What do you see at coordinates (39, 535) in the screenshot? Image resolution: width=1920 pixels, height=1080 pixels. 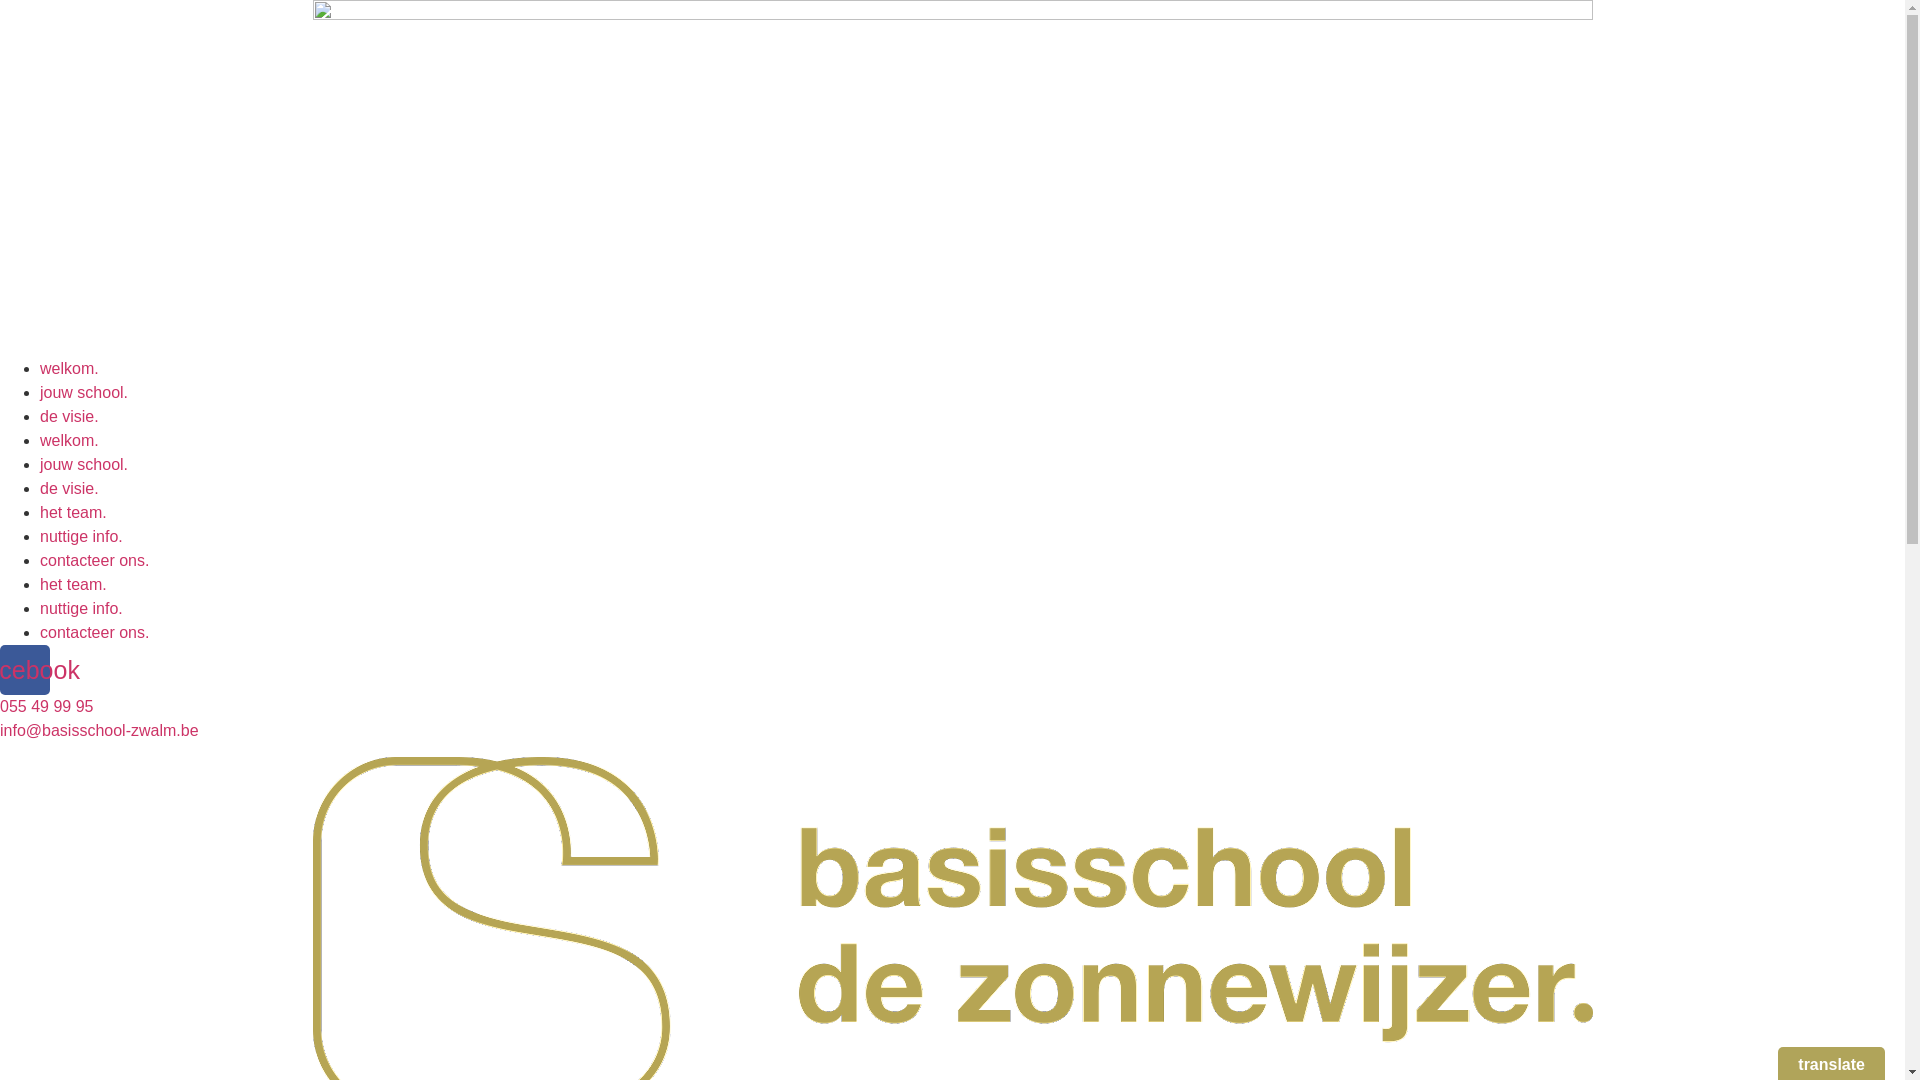 I see `'nuttige info.'` at bounding box center [39, 535].